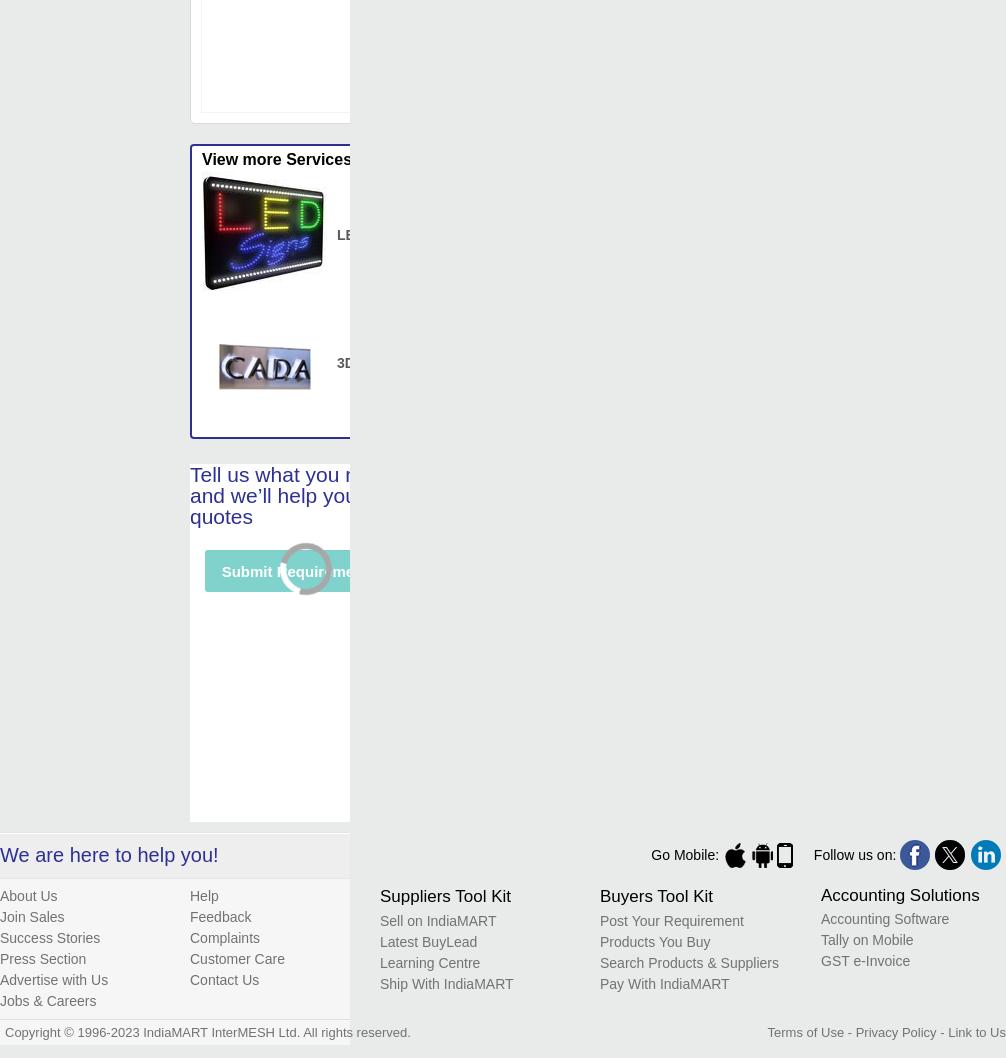 This screenshot has width=1006, height=1058. Describe the element at coordinates (270, 866) in the screenshot. I see `'I want quotes for'` at that location.